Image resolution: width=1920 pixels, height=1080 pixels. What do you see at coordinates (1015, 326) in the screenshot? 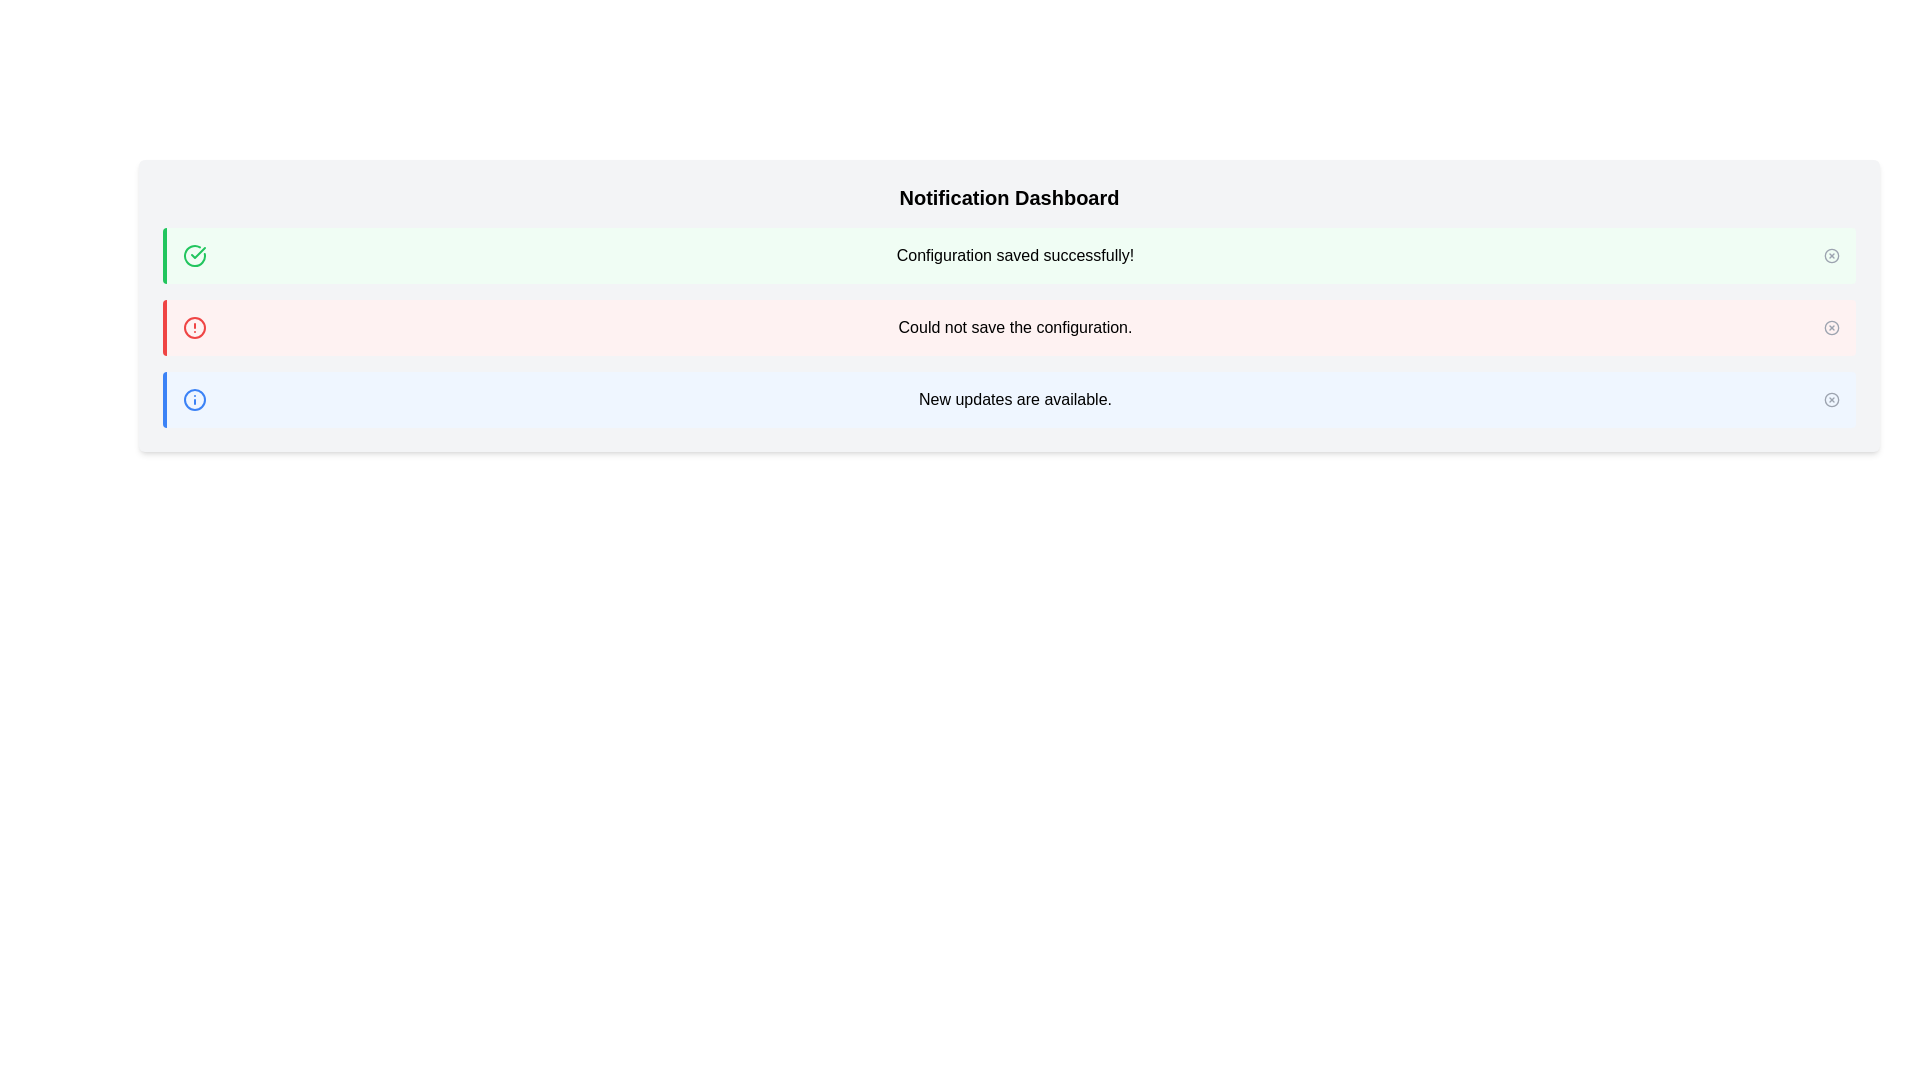
I see `the error notification message displayed in the middle of a red-bordered notification card, indicating a failed configuration save action` at bounding box center [1015, 326].